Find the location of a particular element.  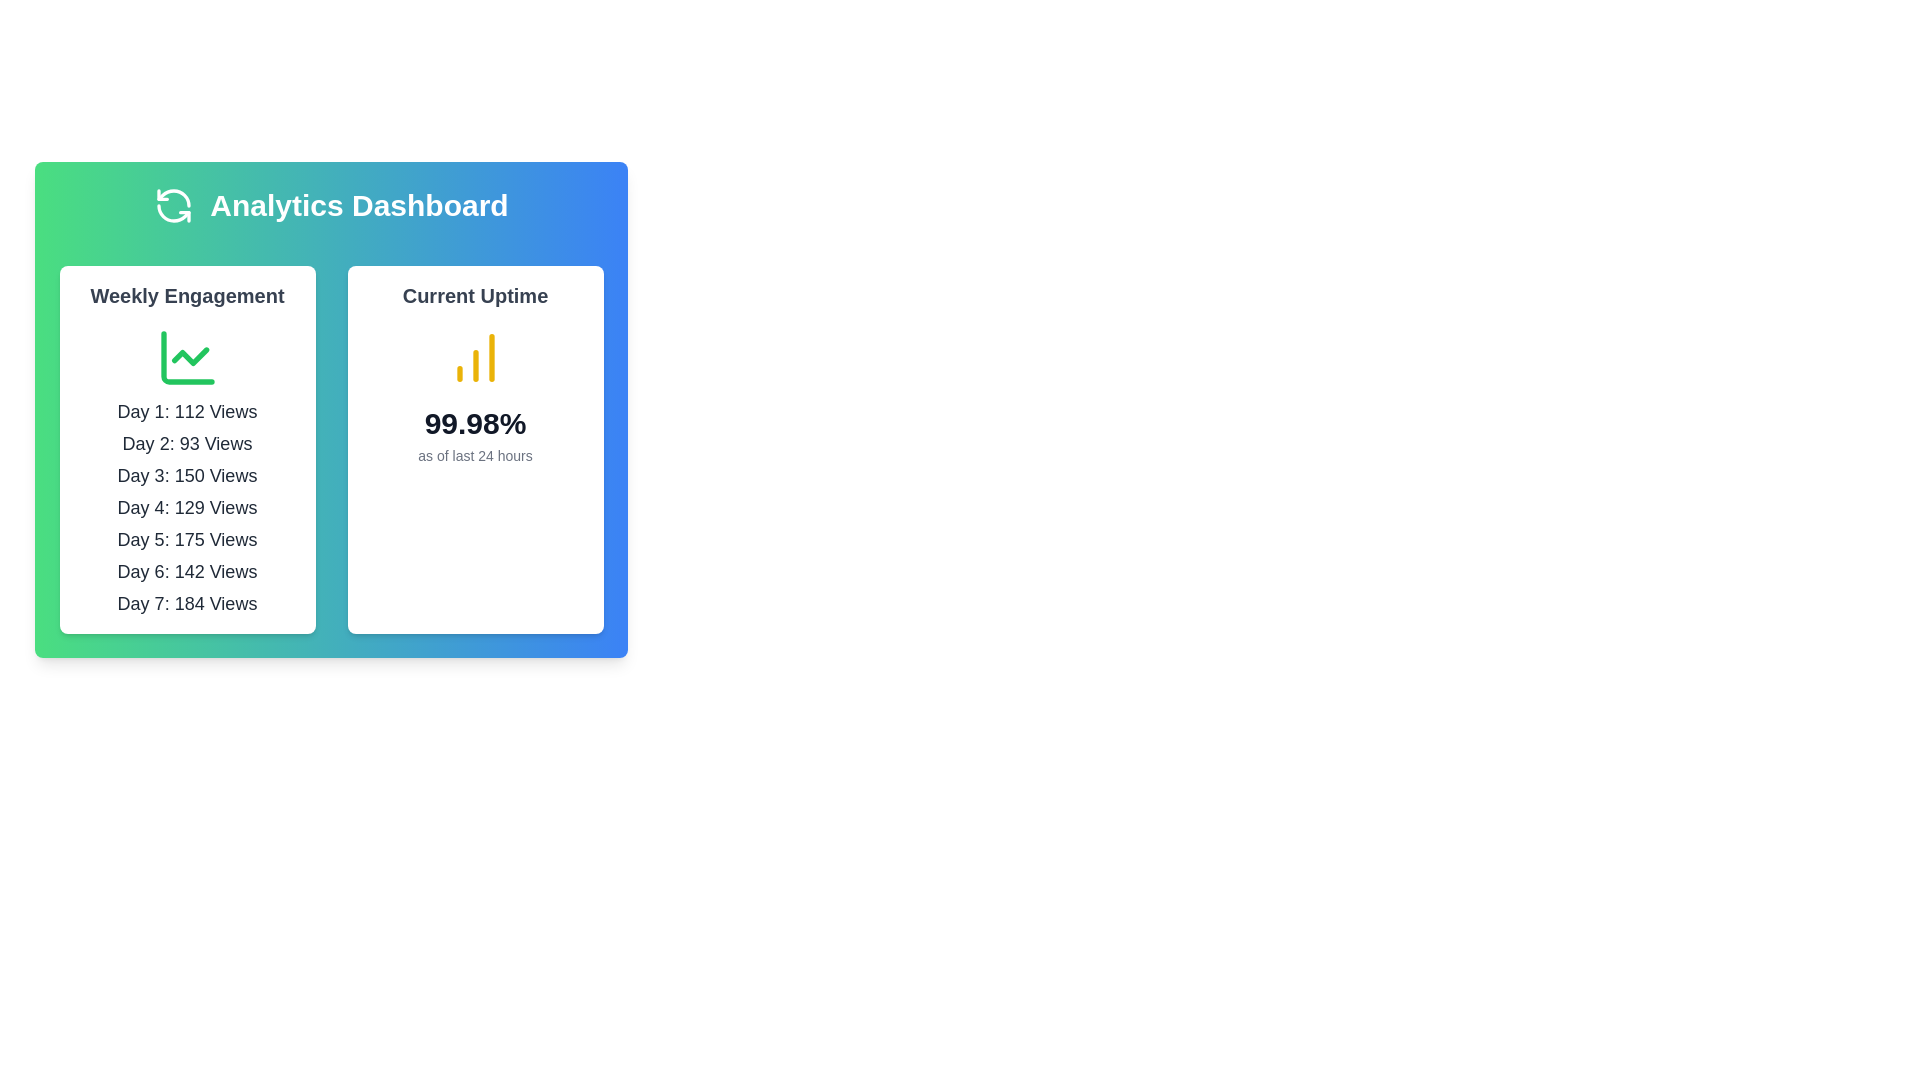

the text element that conveys the summary of the engagement statistics for 'Day 4' is located at coordinates (187, 507).